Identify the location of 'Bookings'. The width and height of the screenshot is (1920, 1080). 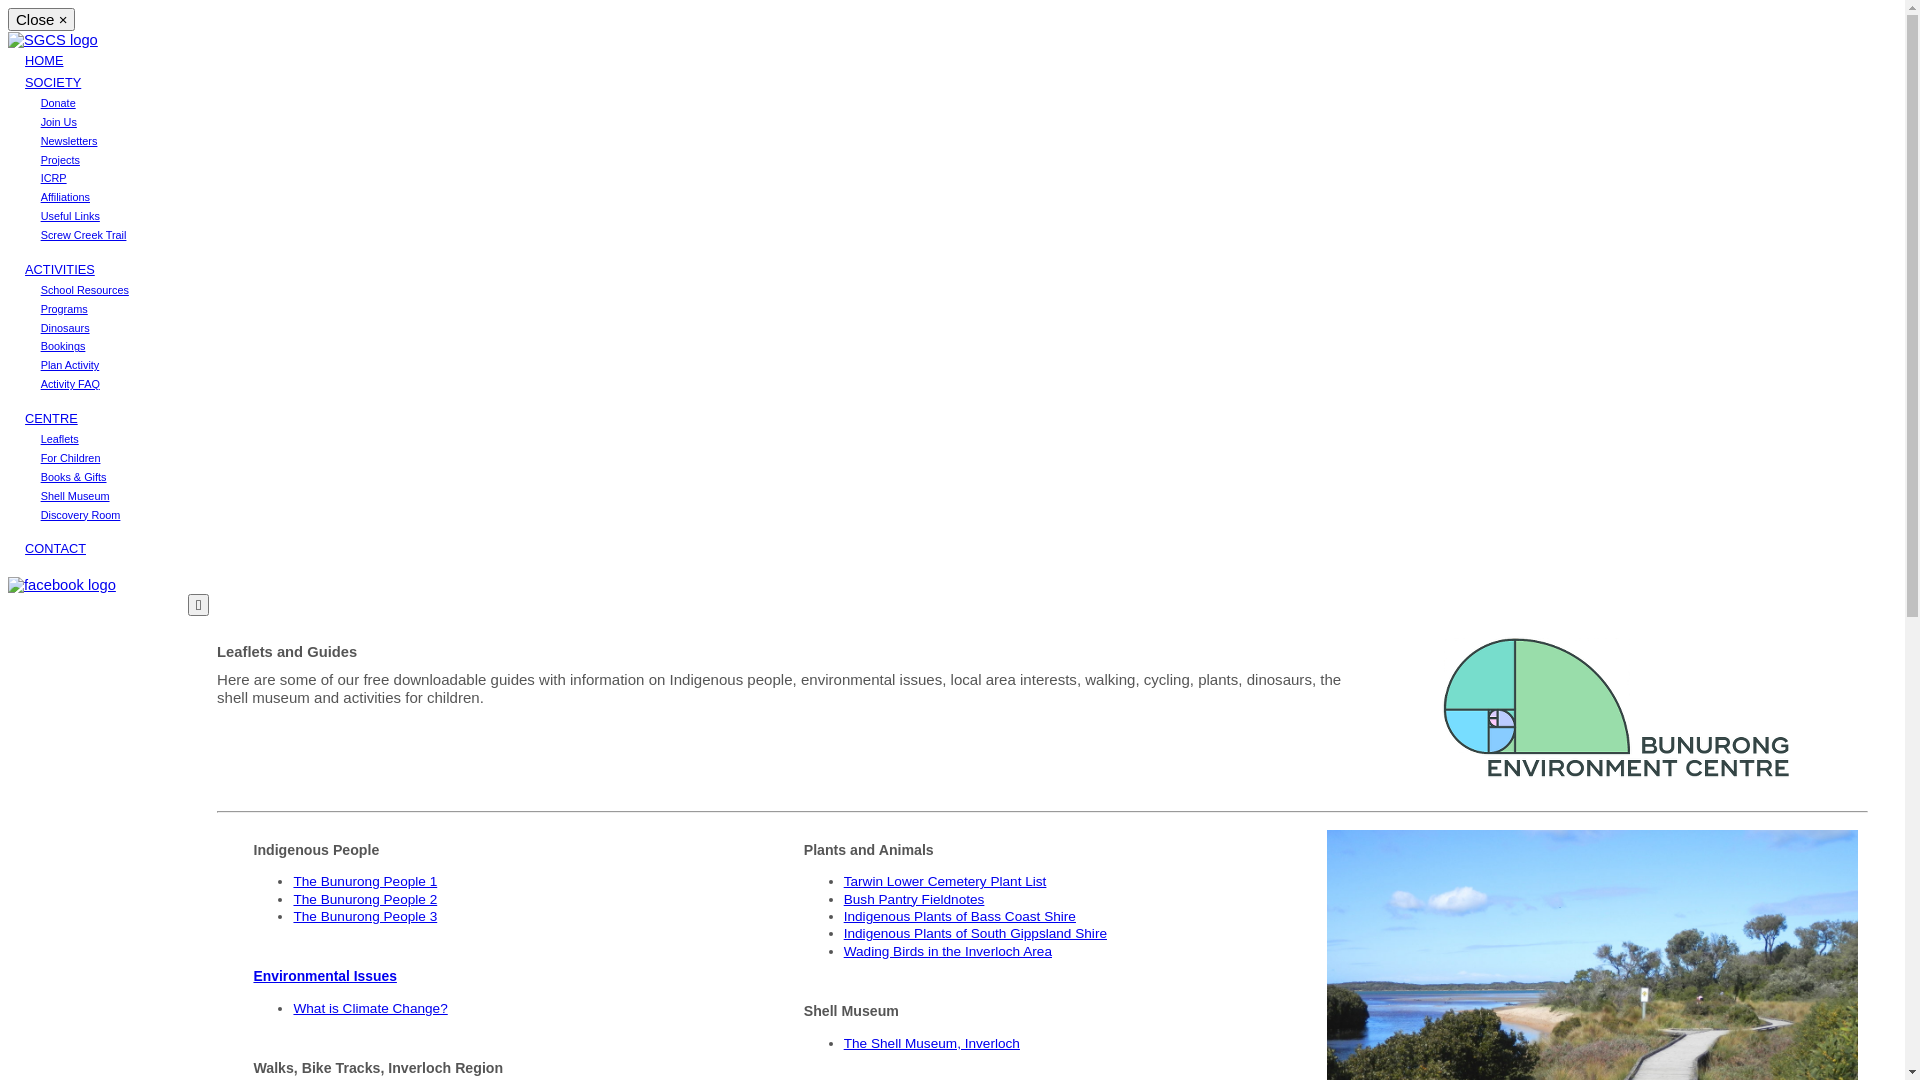
(41, 345).